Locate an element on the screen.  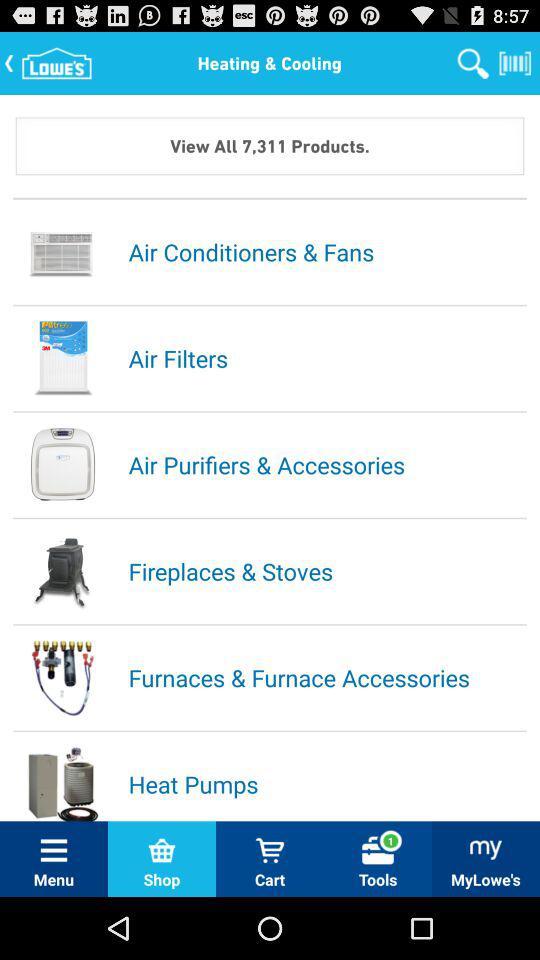
furnaces & furnace accessories item is located at coordinates (326, 677).